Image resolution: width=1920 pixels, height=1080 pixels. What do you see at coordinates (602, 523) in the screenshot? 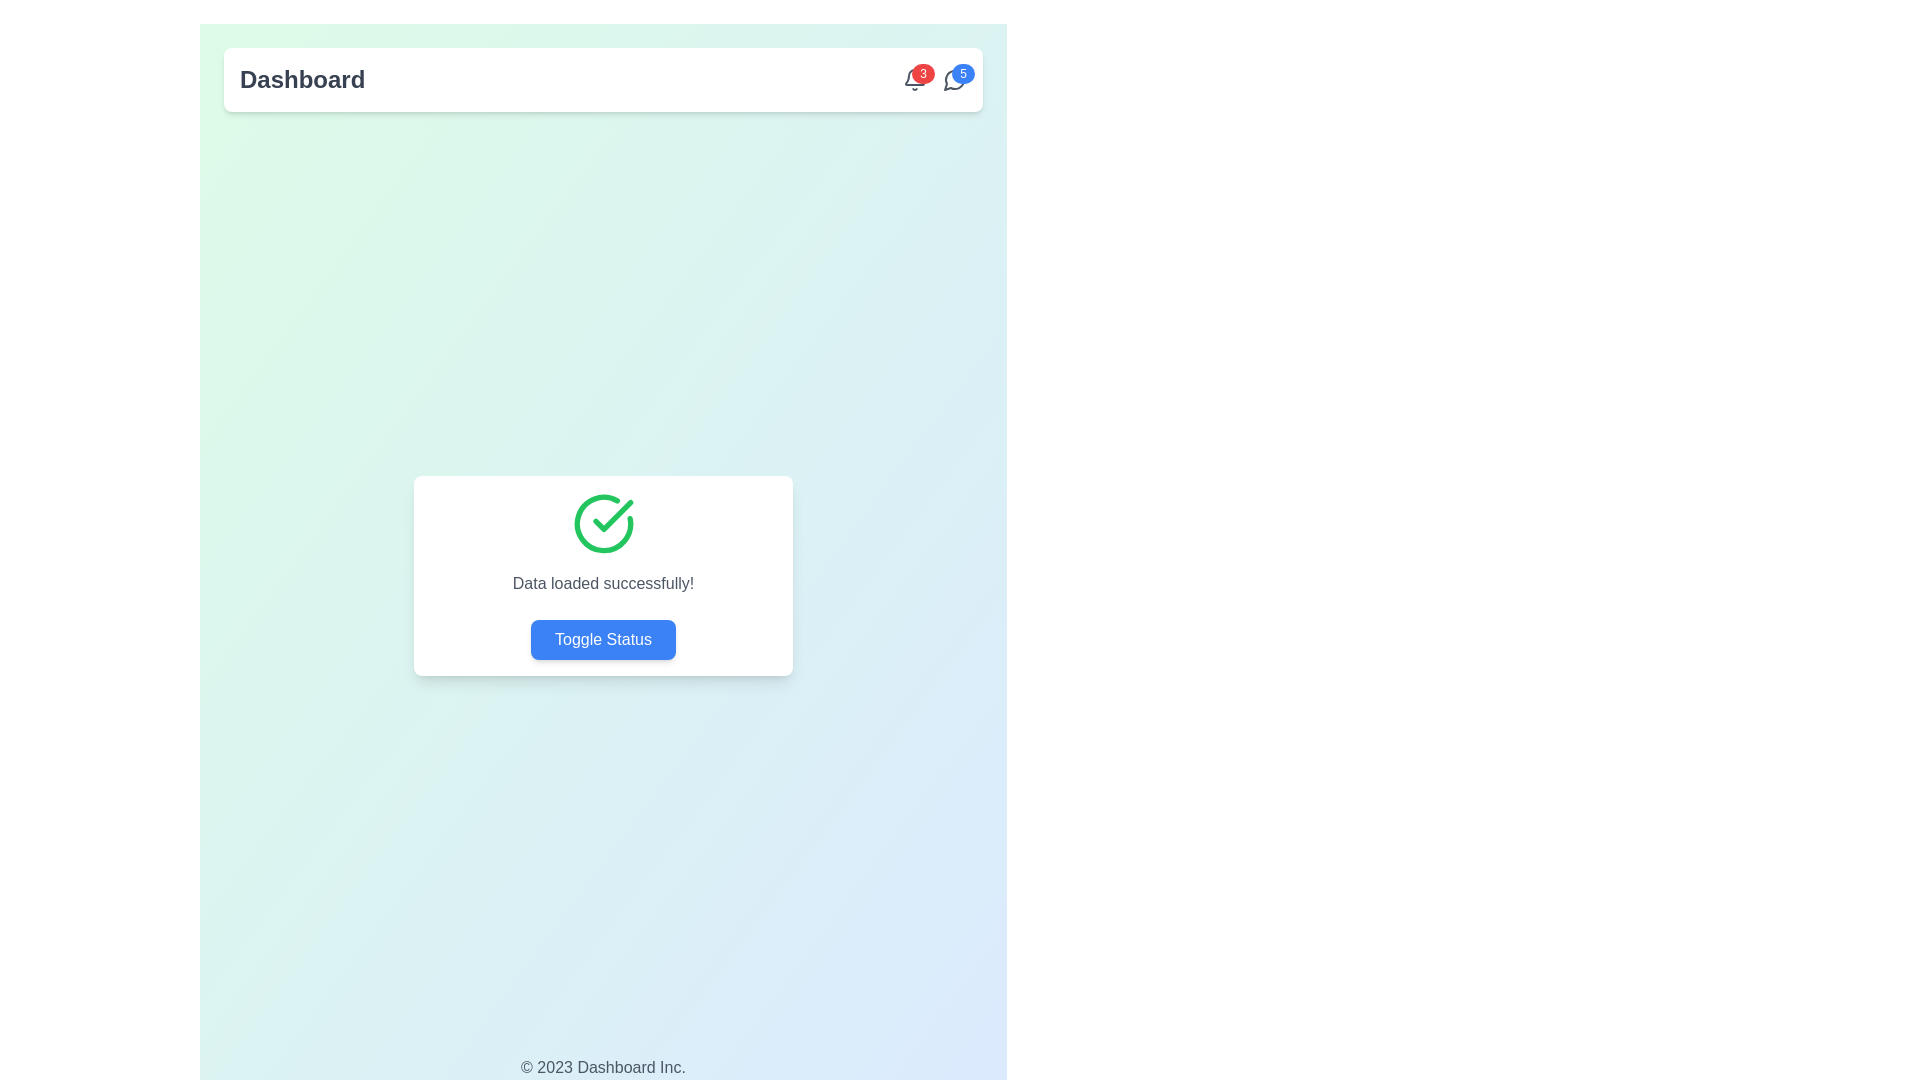
I see `the left semi-circle portion of the circular success icon with a checkmark inside, which is located in the center of the modal dialog` at bounding box center [602, 523].